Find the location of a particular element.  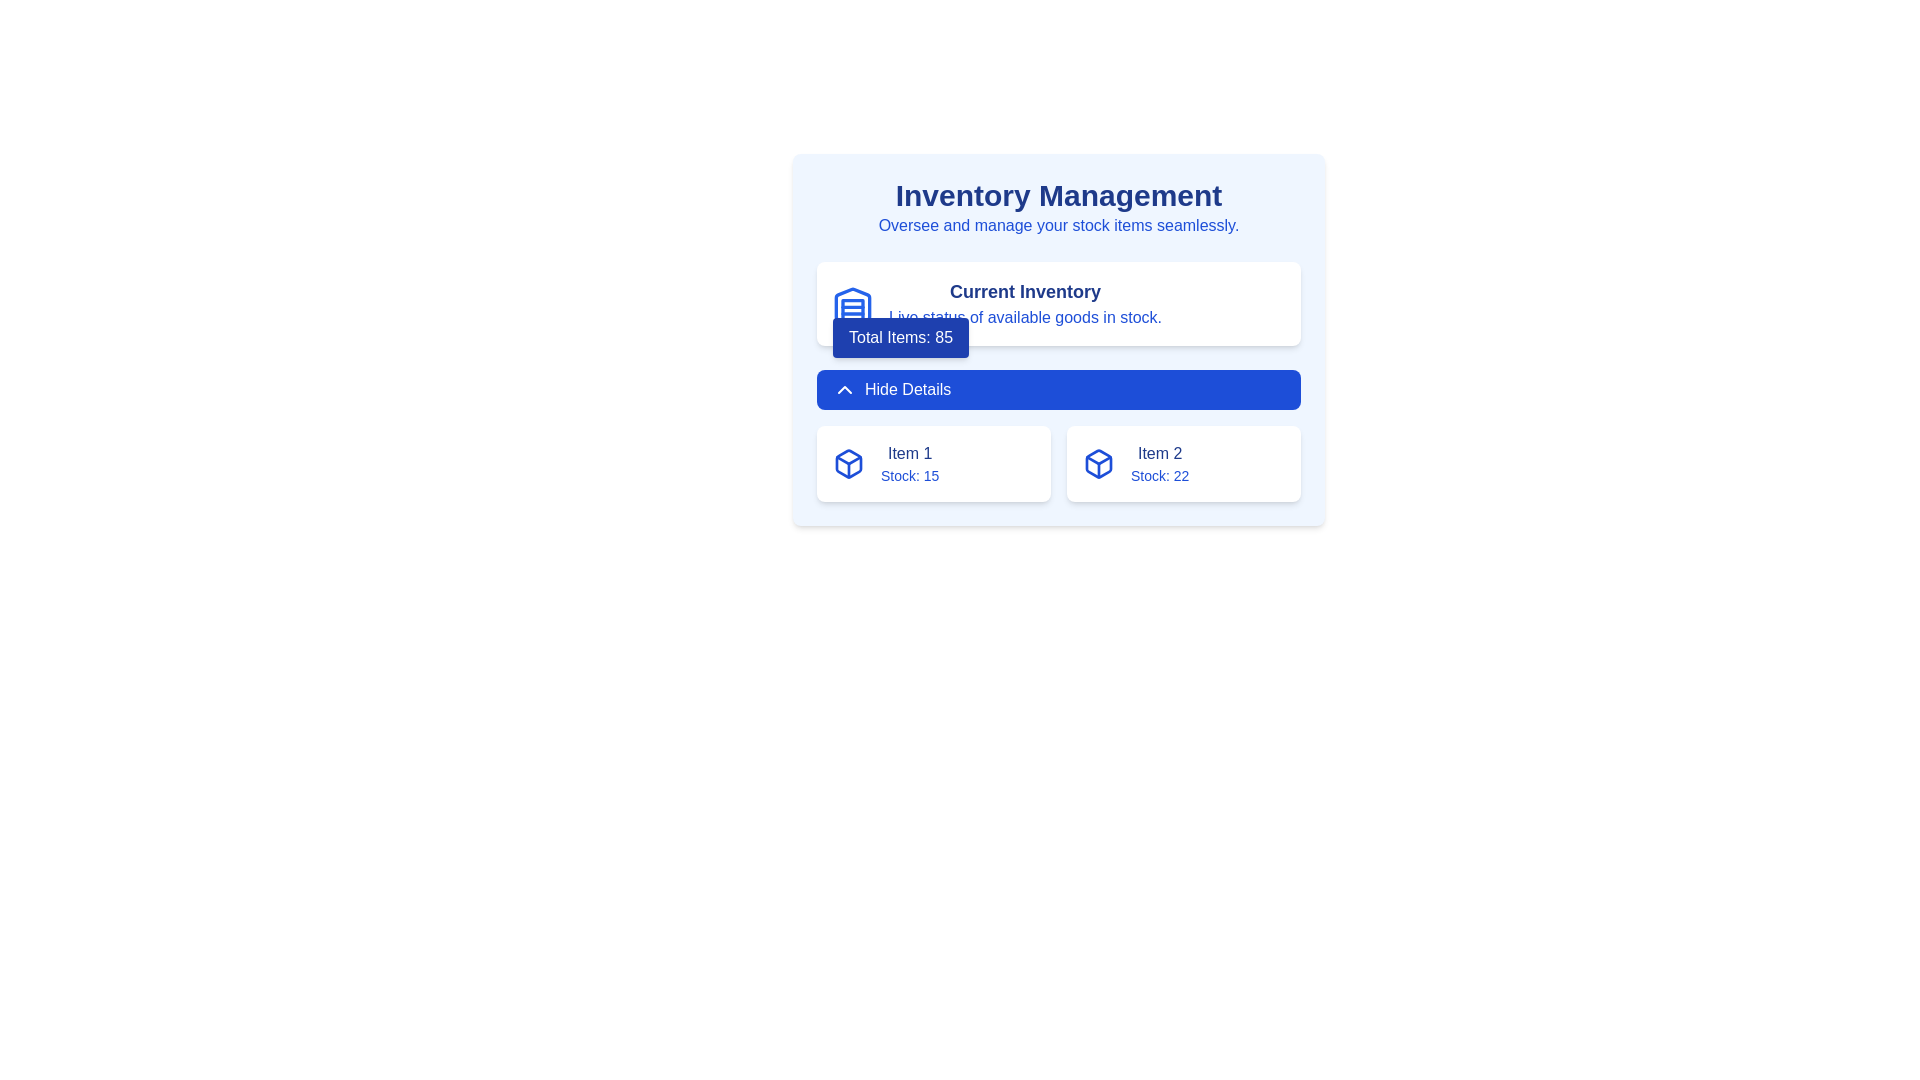

the text label displaying 'Item 2' in bold blue font and 'Stock: 22' located in the lower right corner of the card with a white background is located at coordinates (1160, 463).